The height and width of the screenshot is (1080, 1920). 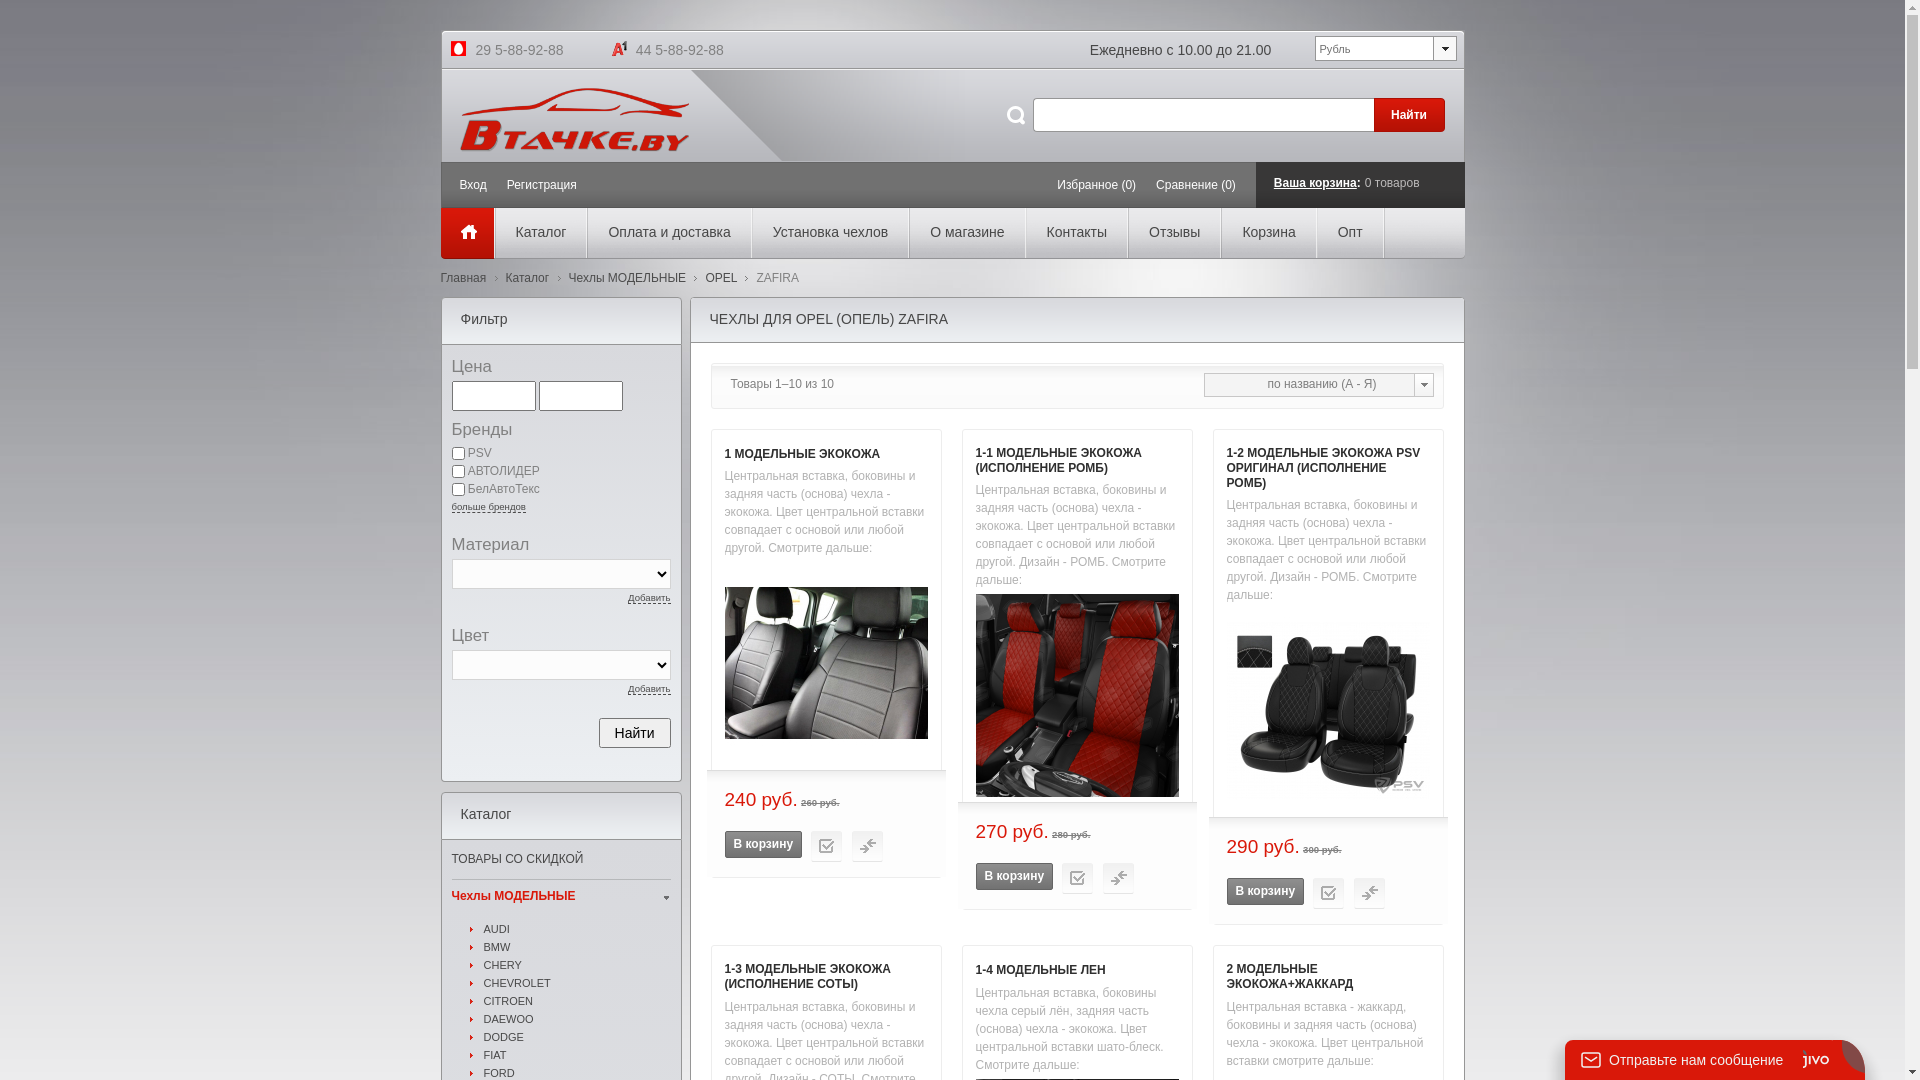 I want to click on 'AUDI', so click(x=576, y=929).